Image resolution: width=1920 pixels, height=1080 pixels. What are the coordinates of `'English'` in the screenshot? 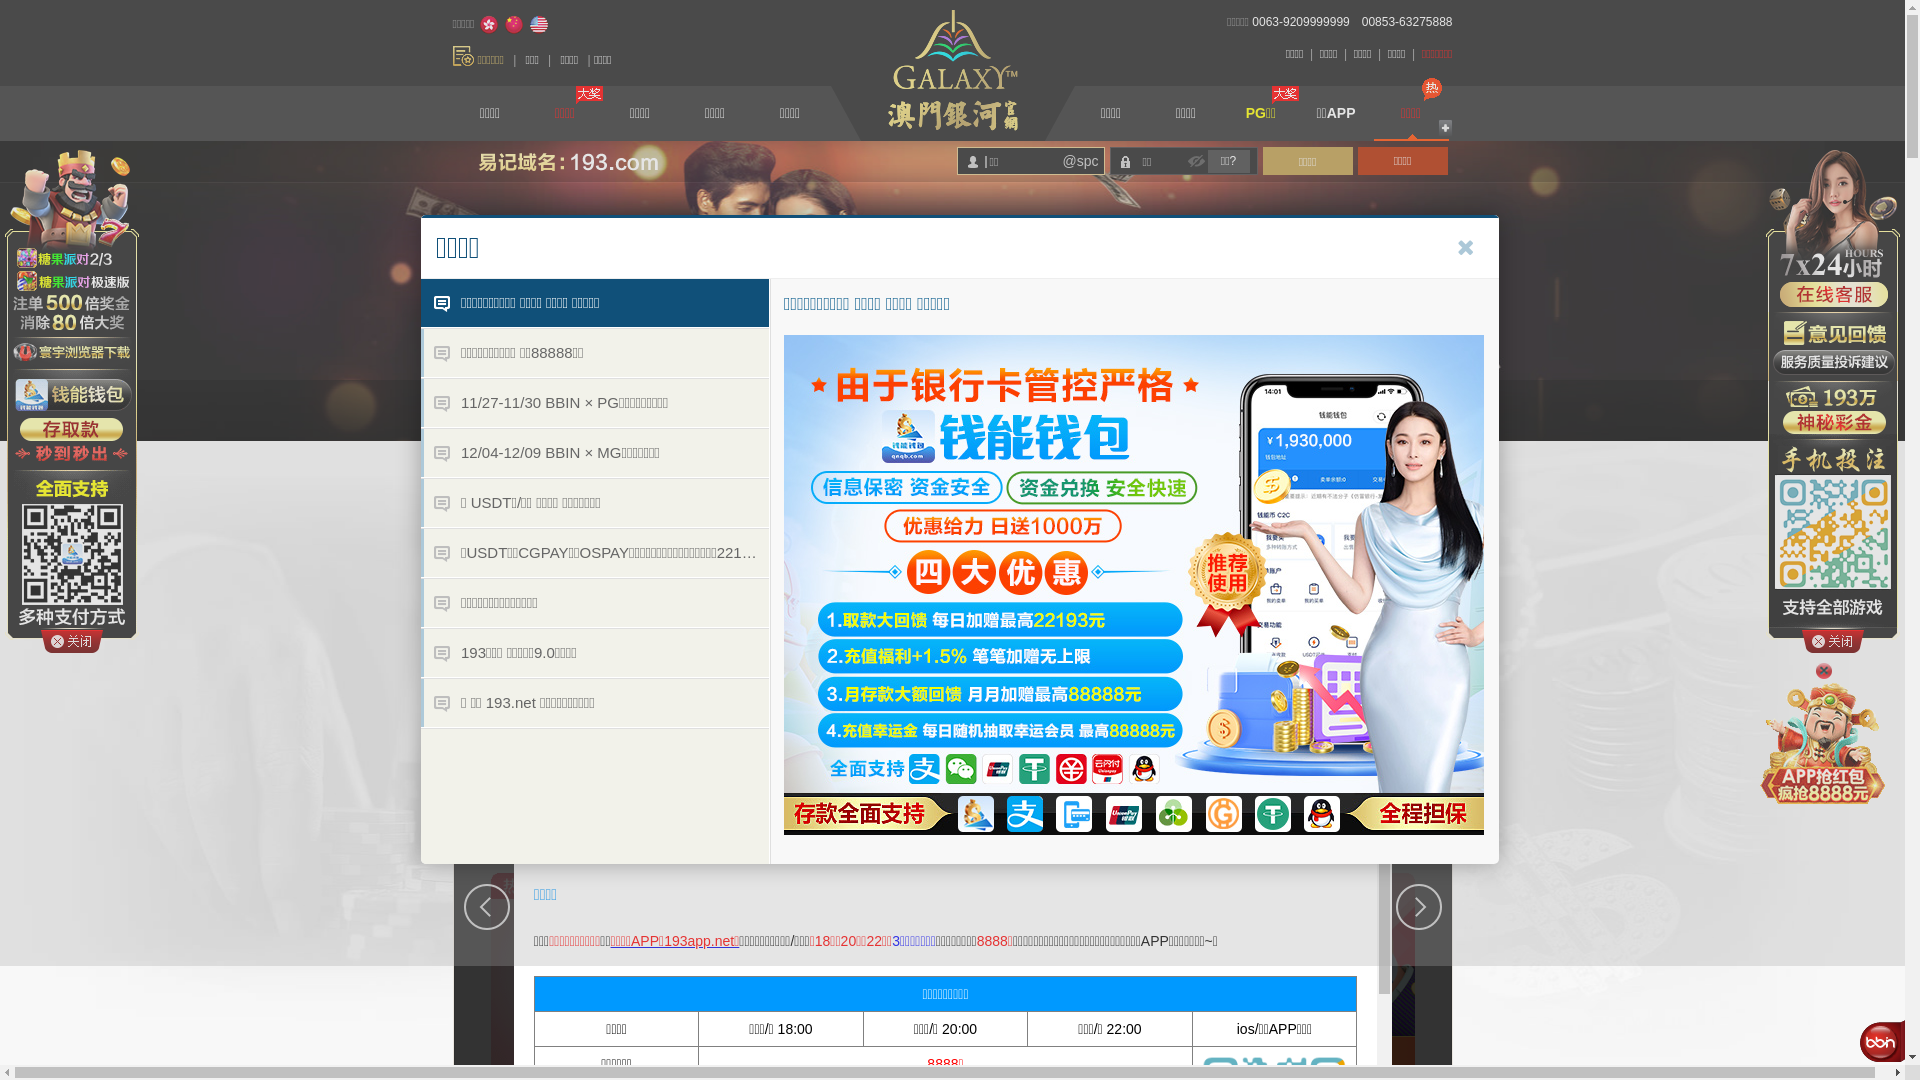 It's located at (528, 24).